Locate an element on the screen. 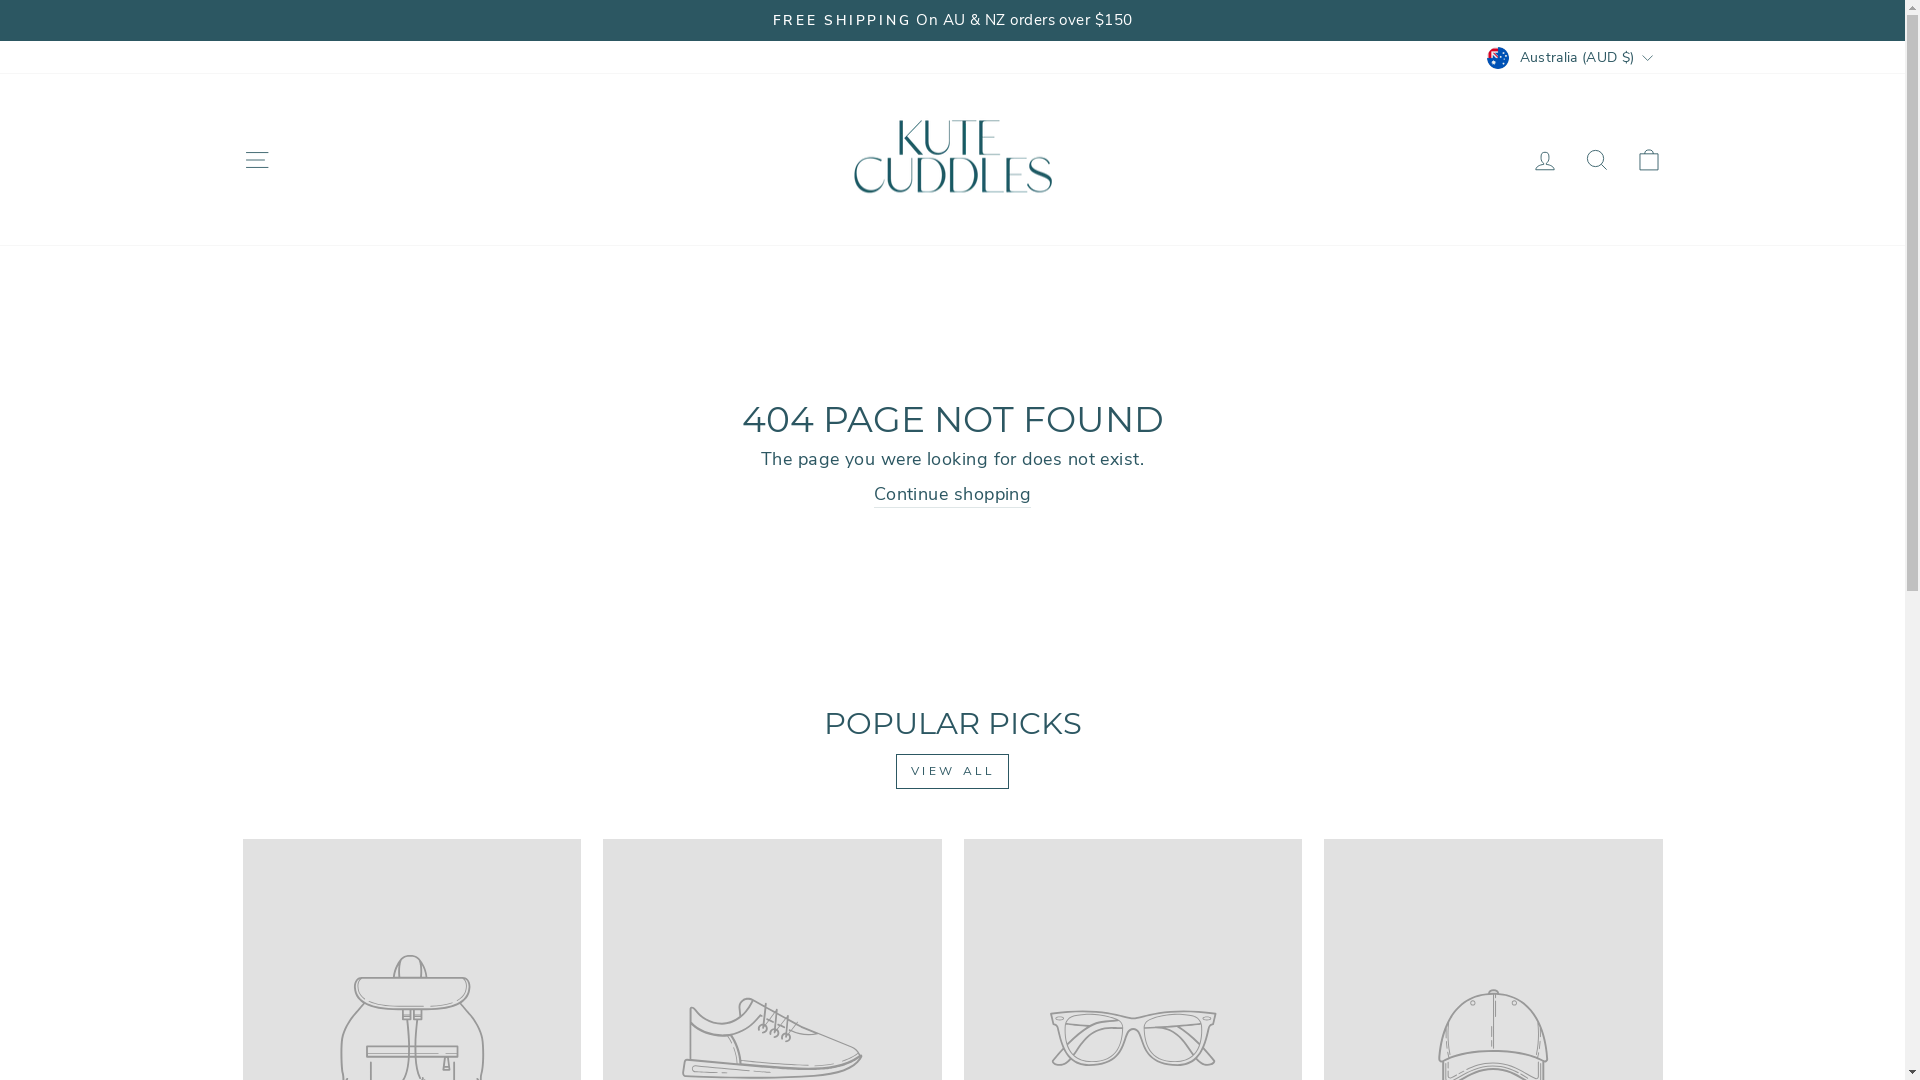  'ACCOUNT is located at coordinates (1543, 158).